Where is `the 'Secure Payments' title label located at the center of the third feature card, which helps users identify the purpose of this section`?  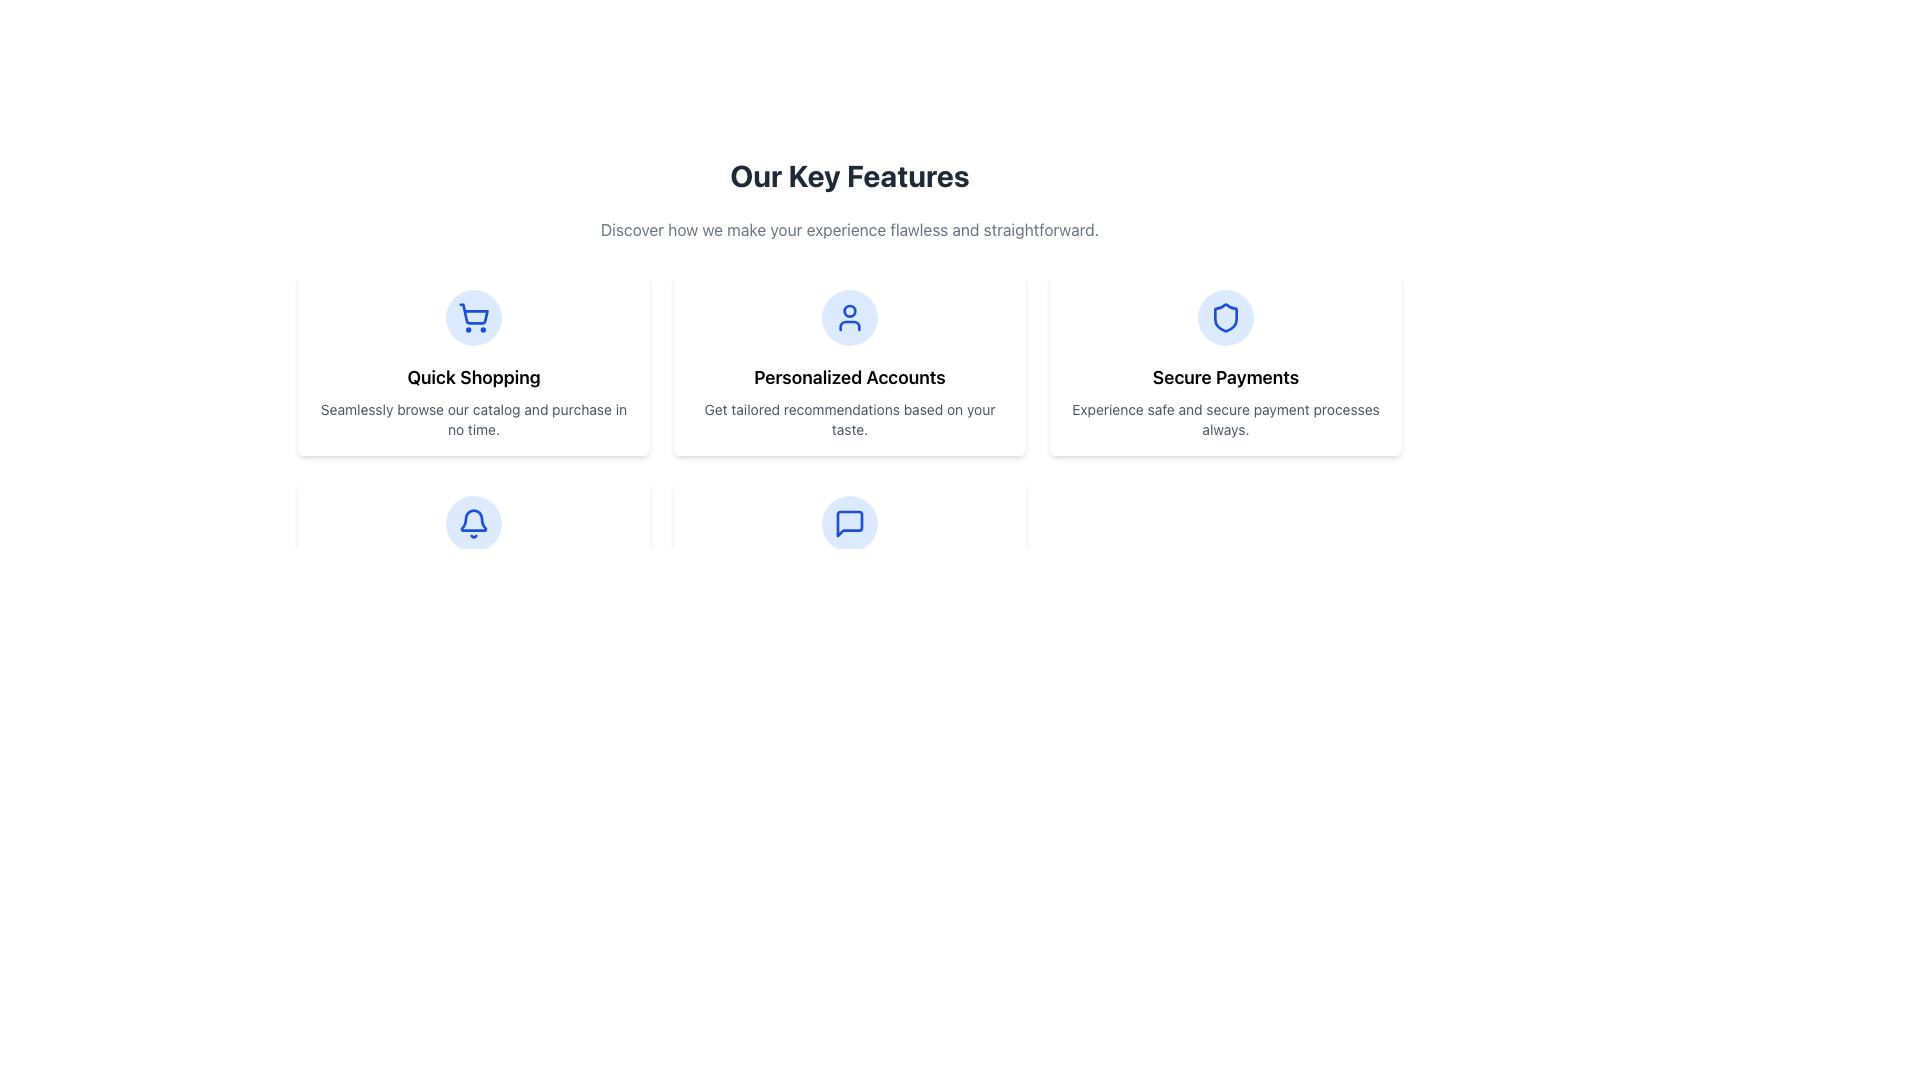 the 'Secure Payments' title label located at the center of the third feature card, which helps users identify the purpose of this section is located at coordinates (1224, 378).